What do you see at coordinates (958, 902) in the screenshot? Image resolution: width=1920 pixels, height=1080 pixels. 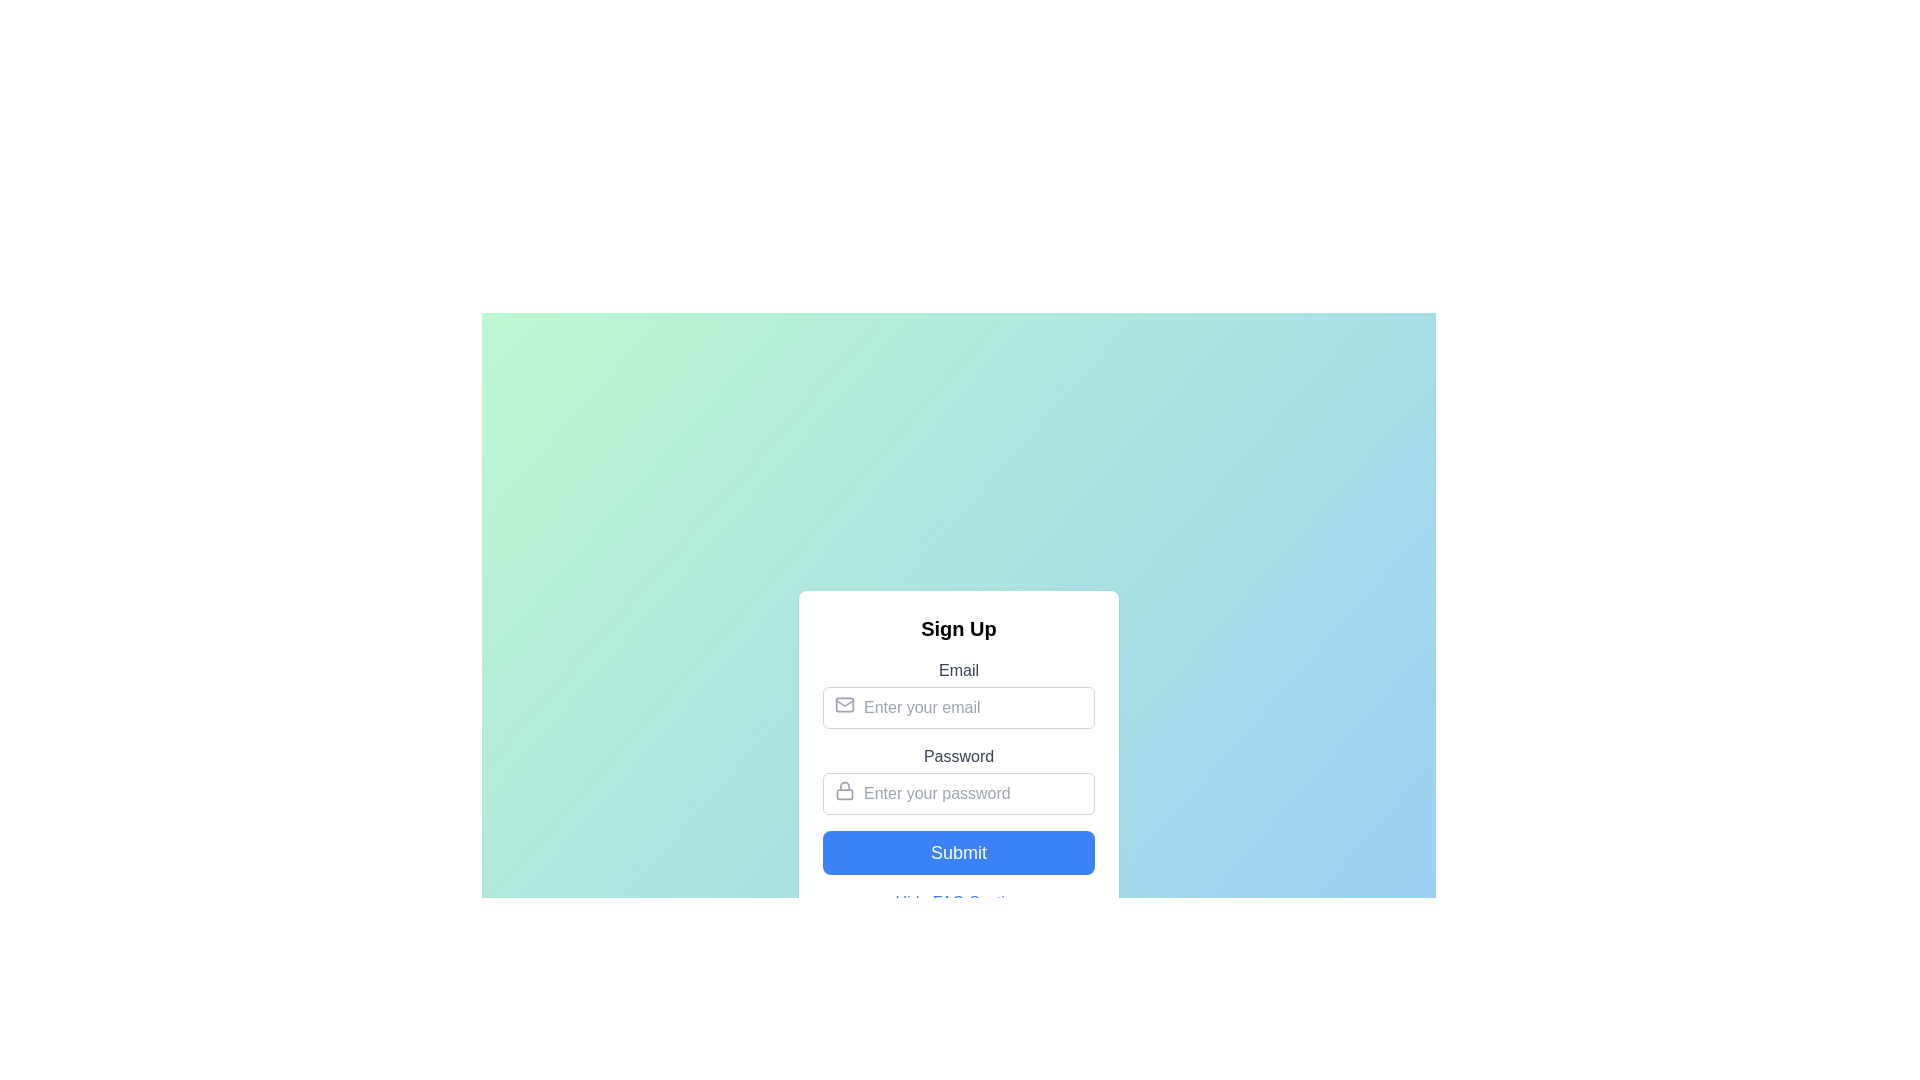 I see `the hyperlink text that toggles the FAQ section visibility, located at the bottom of the 'Sign Up' card, just below the 'Submit' button` at bounding box center [958, 902].